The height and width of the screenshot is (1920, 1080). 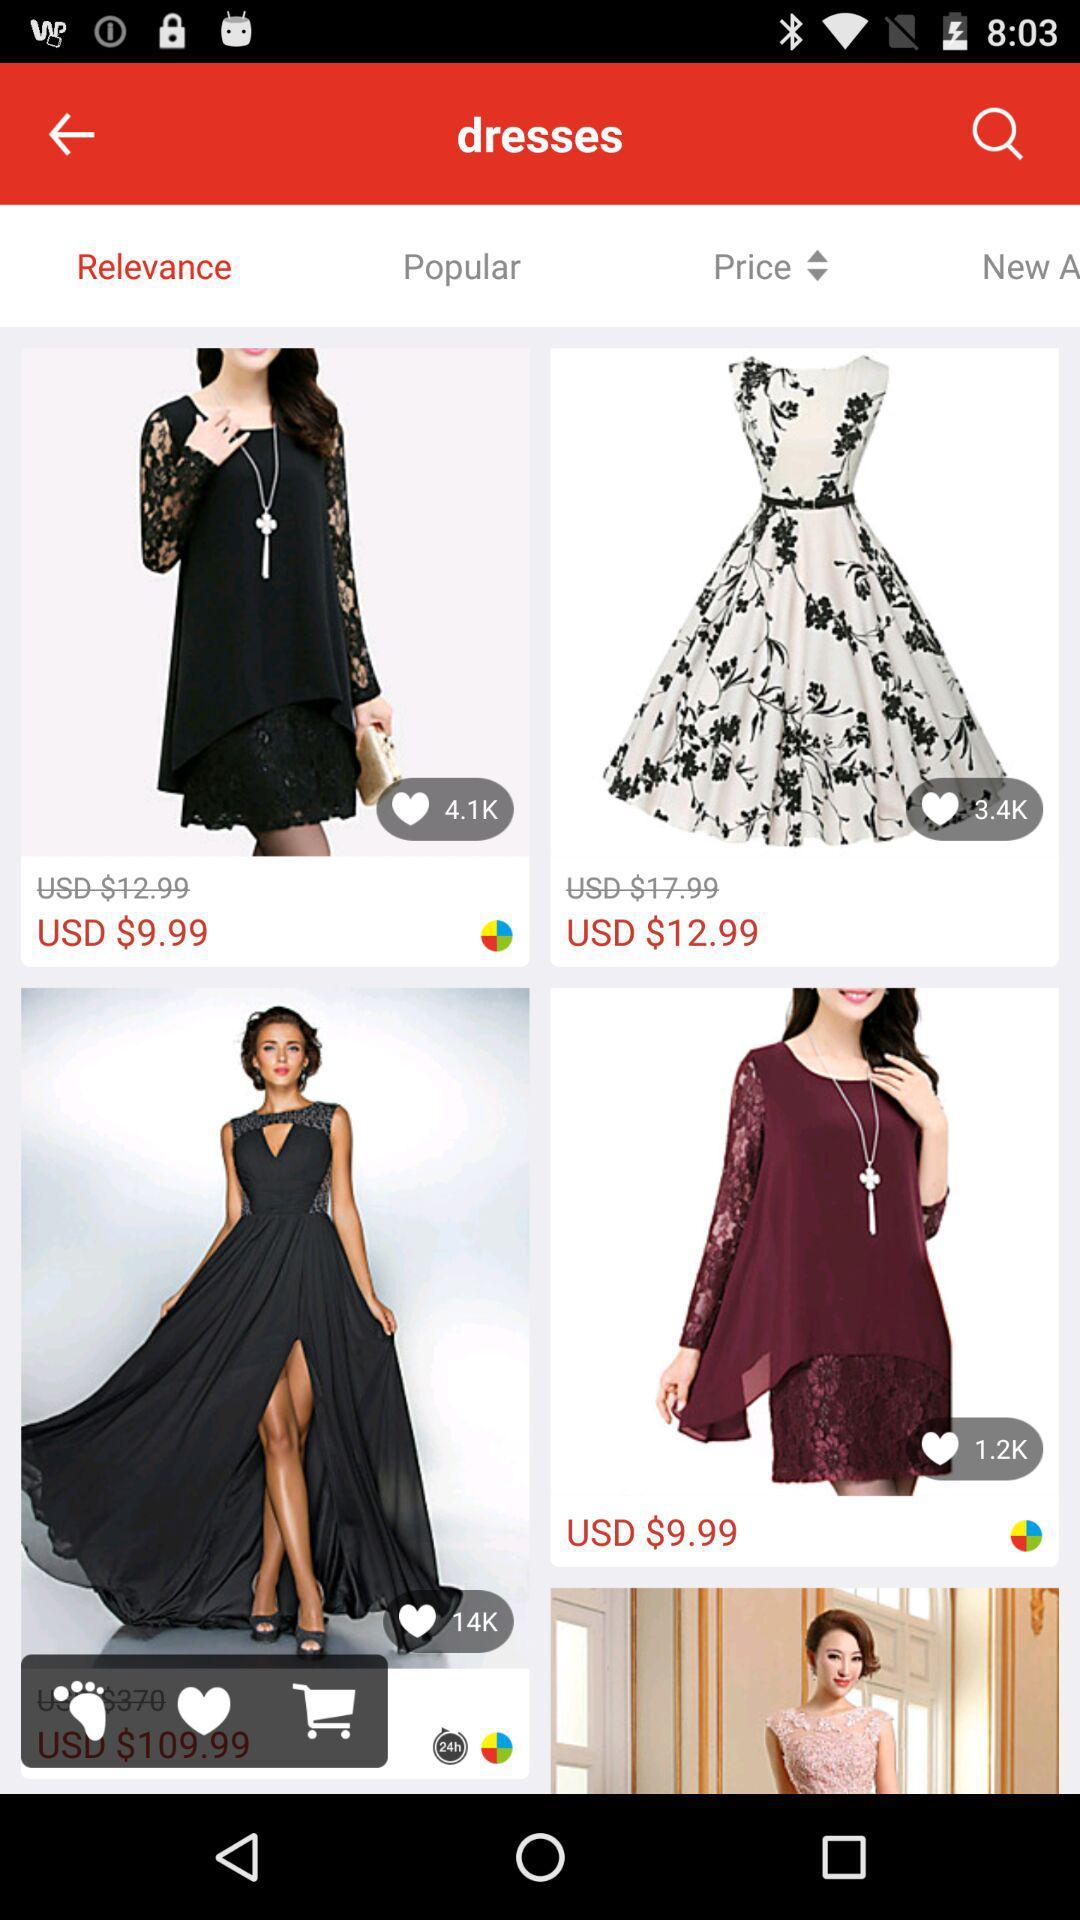 I want to click on the arrow_backward icon, so click(x=70, y=142).